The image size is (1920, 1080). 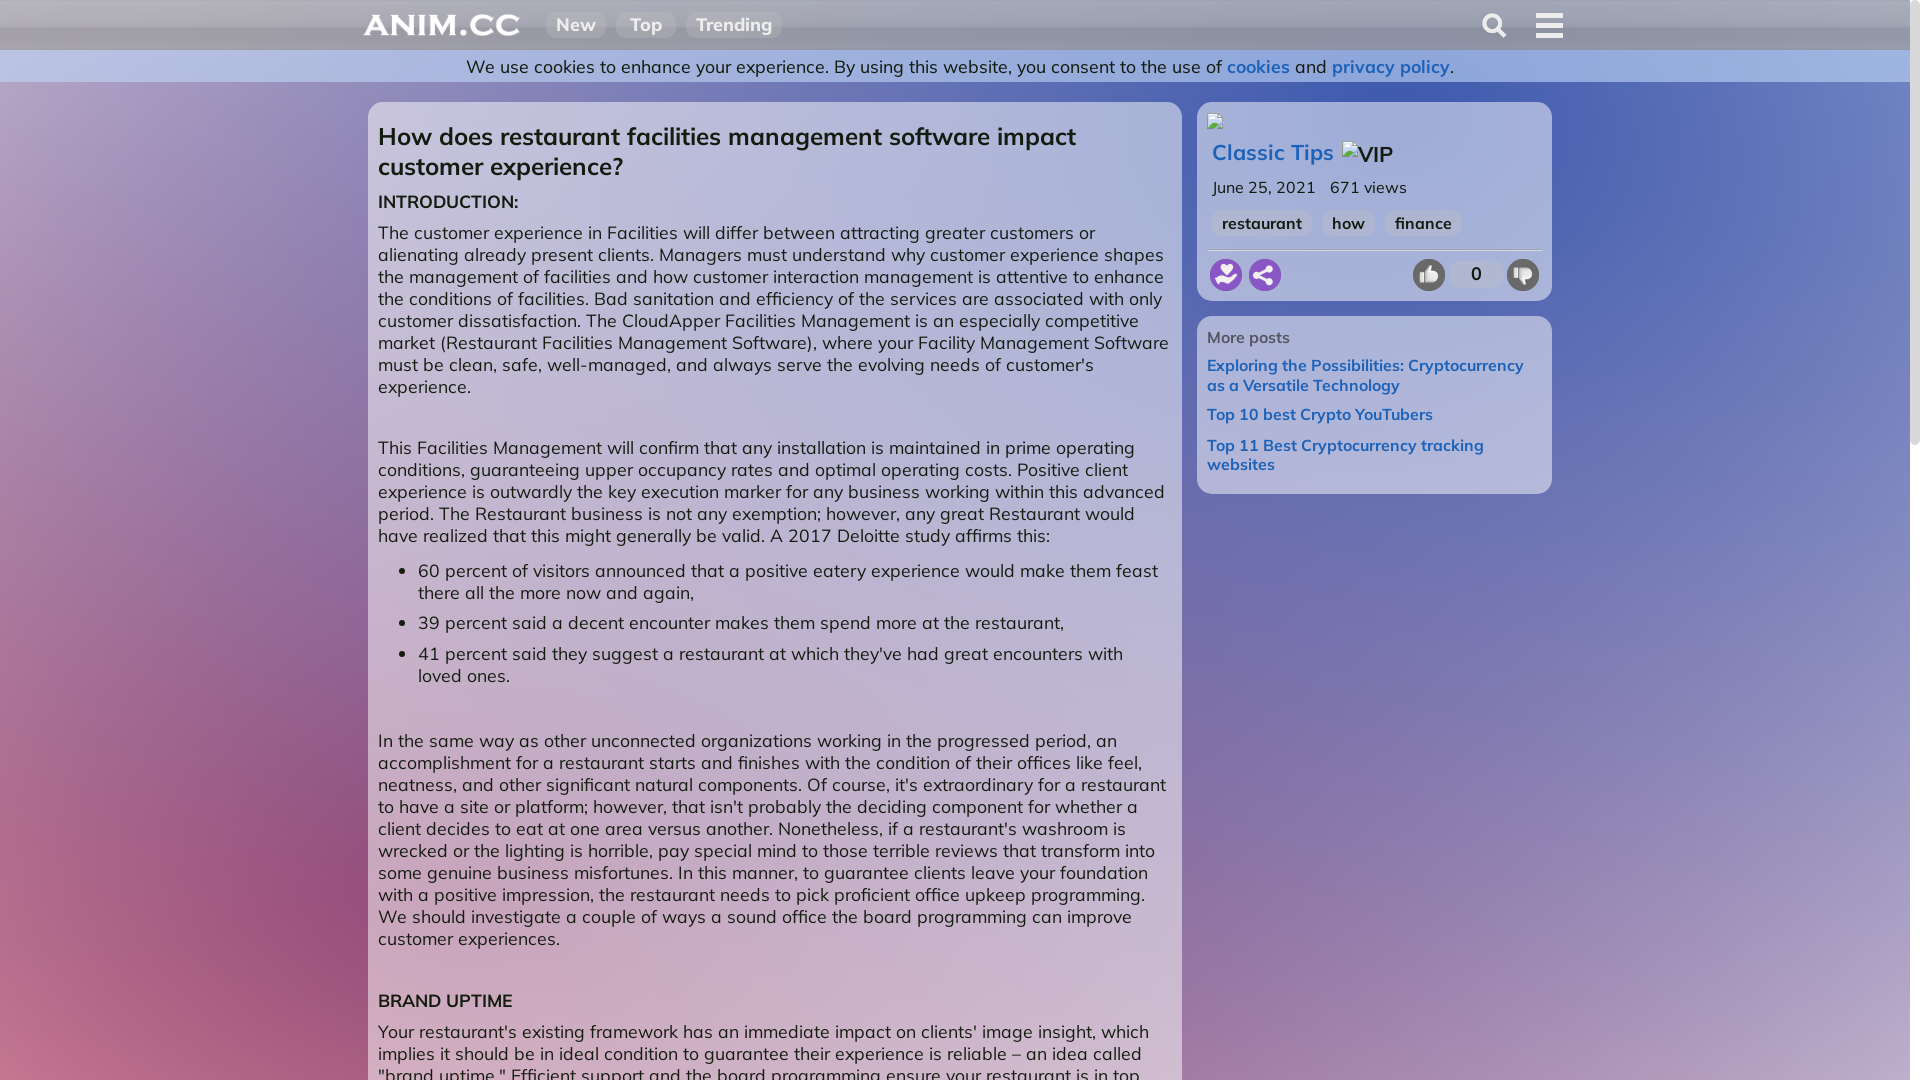 What do you see at coordinates (1271, 150) in the screenshot?
I see `'Classic Tips'` at bounding box center [1271, 150].